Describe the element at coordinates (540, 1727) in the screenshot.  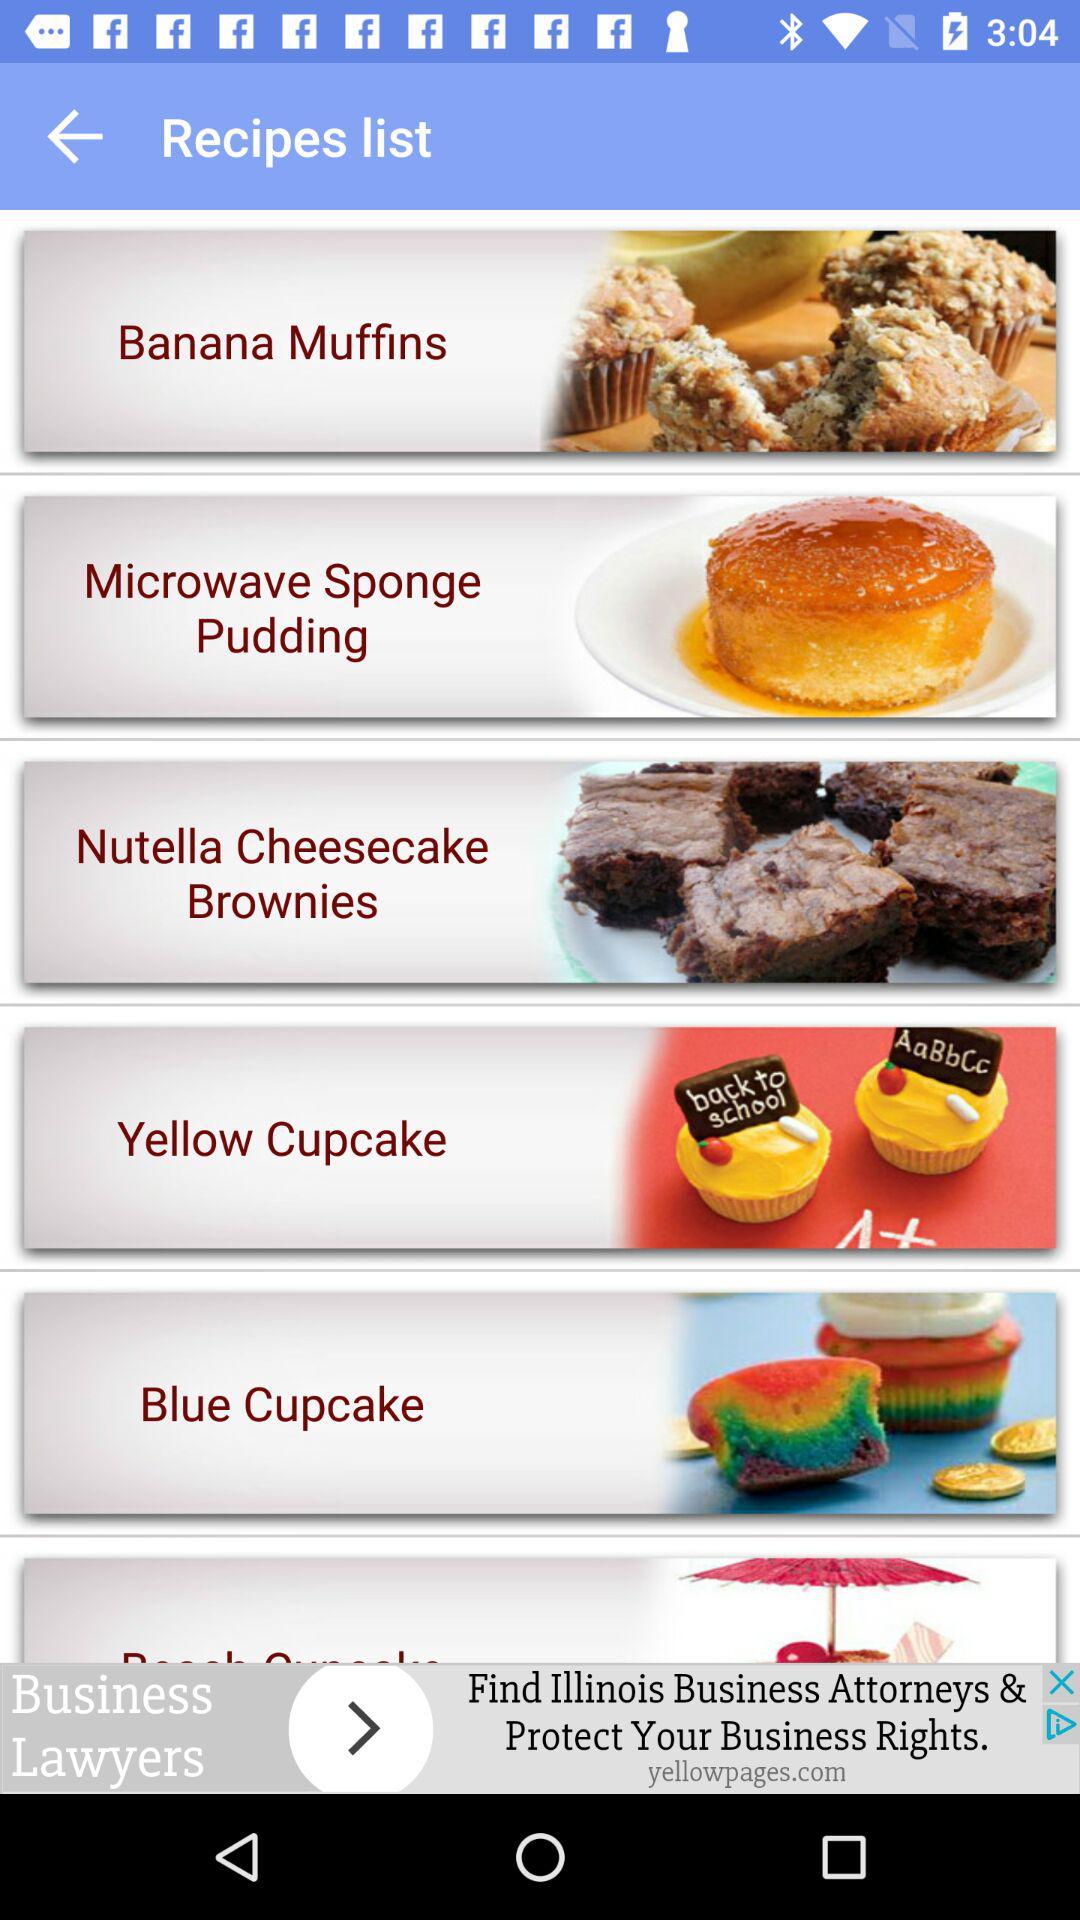
I see `adverts` at that location.